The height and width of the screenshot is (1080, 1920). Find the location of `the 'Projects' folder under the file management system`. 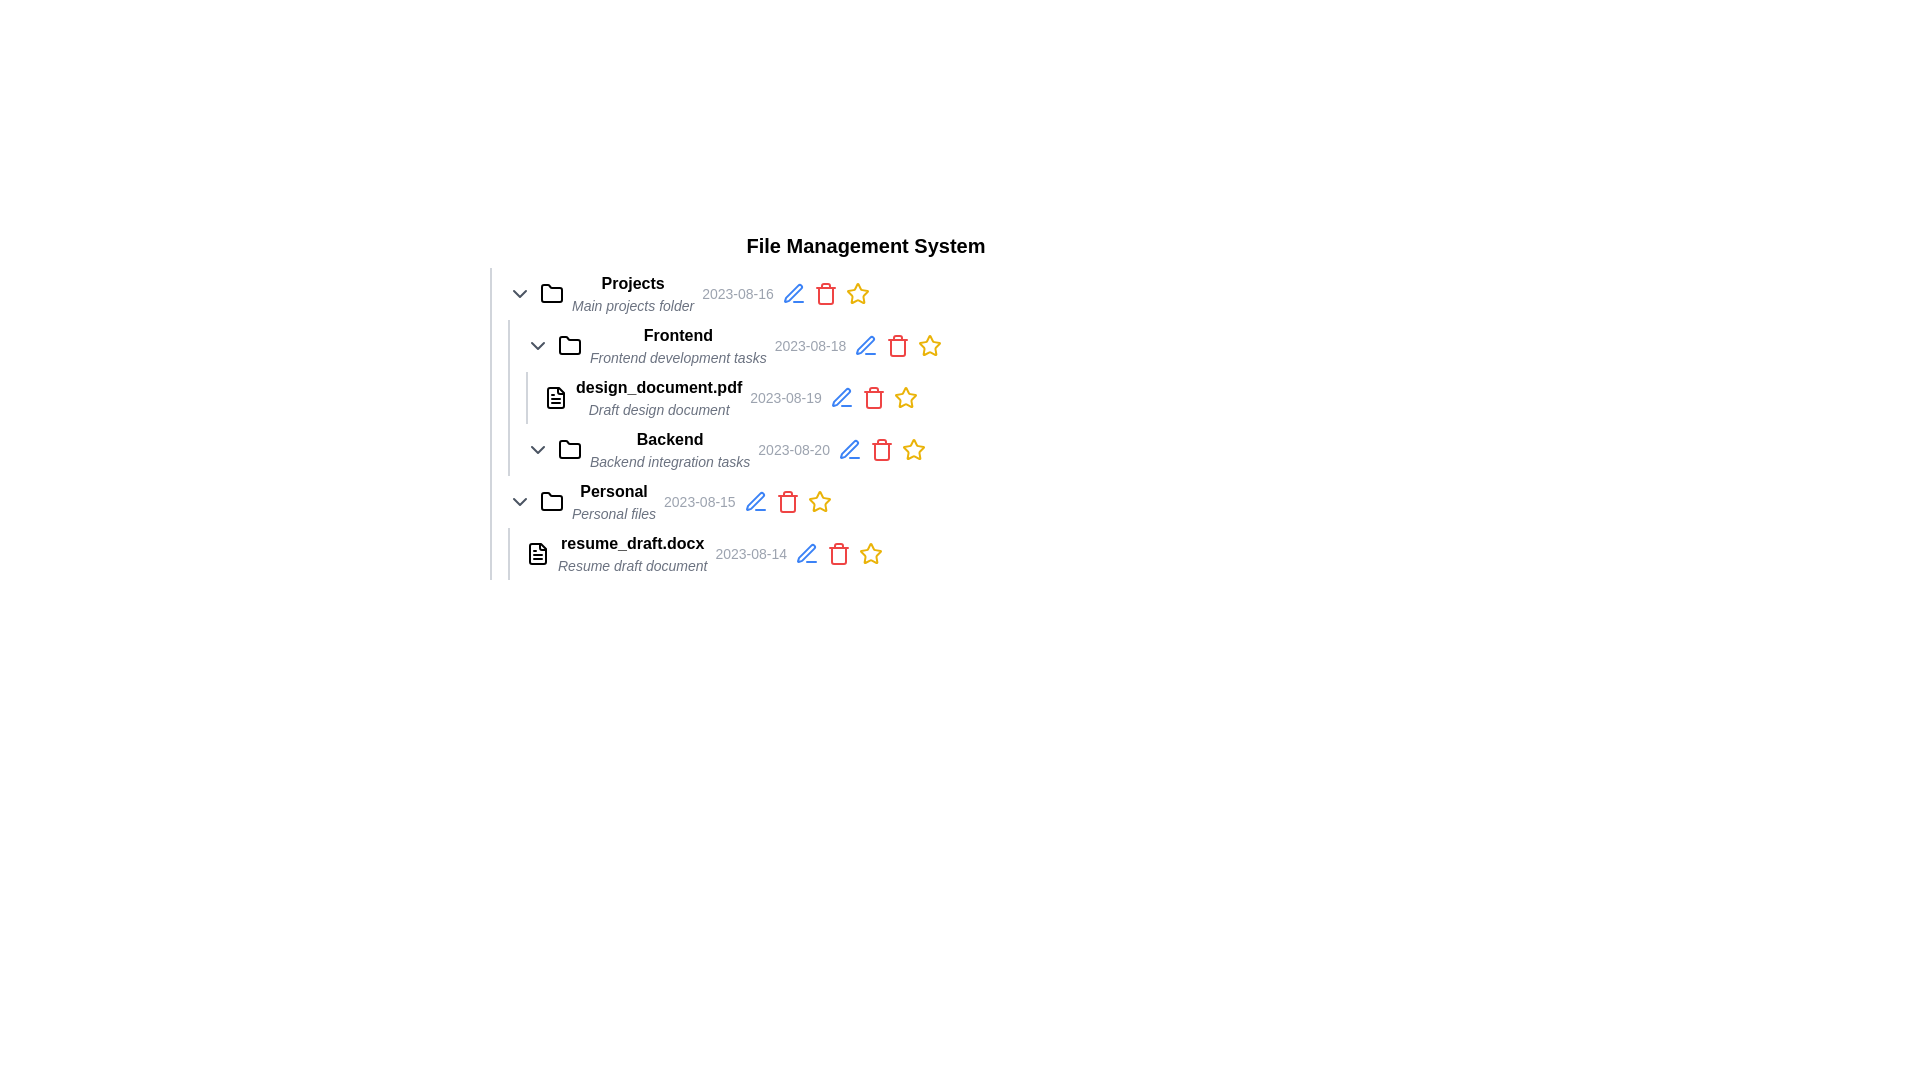

the 'Projects' folder under the file management system is located at coordinates (865, 371).